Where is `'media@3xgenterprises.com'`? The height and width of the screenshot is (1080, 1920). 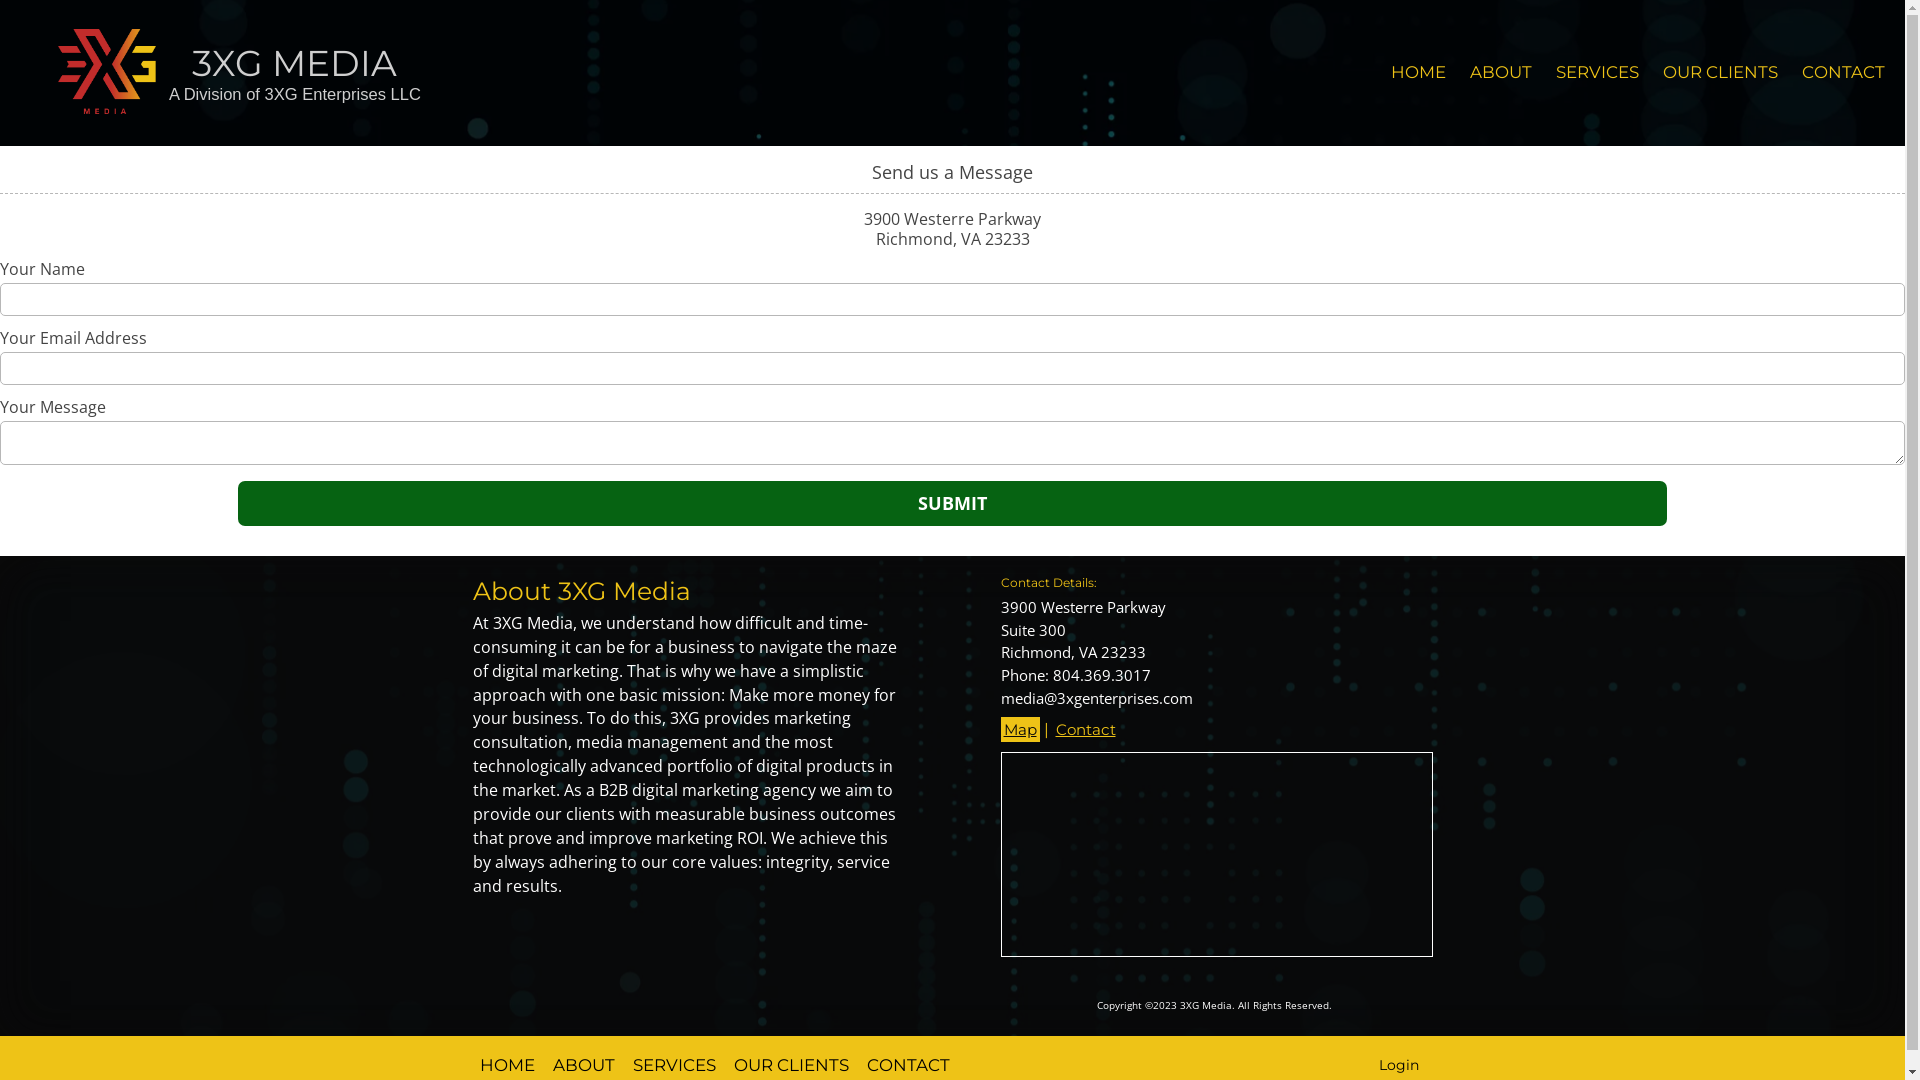 'media@3xgenterprises.com' is located at coordinates (1094, 697).